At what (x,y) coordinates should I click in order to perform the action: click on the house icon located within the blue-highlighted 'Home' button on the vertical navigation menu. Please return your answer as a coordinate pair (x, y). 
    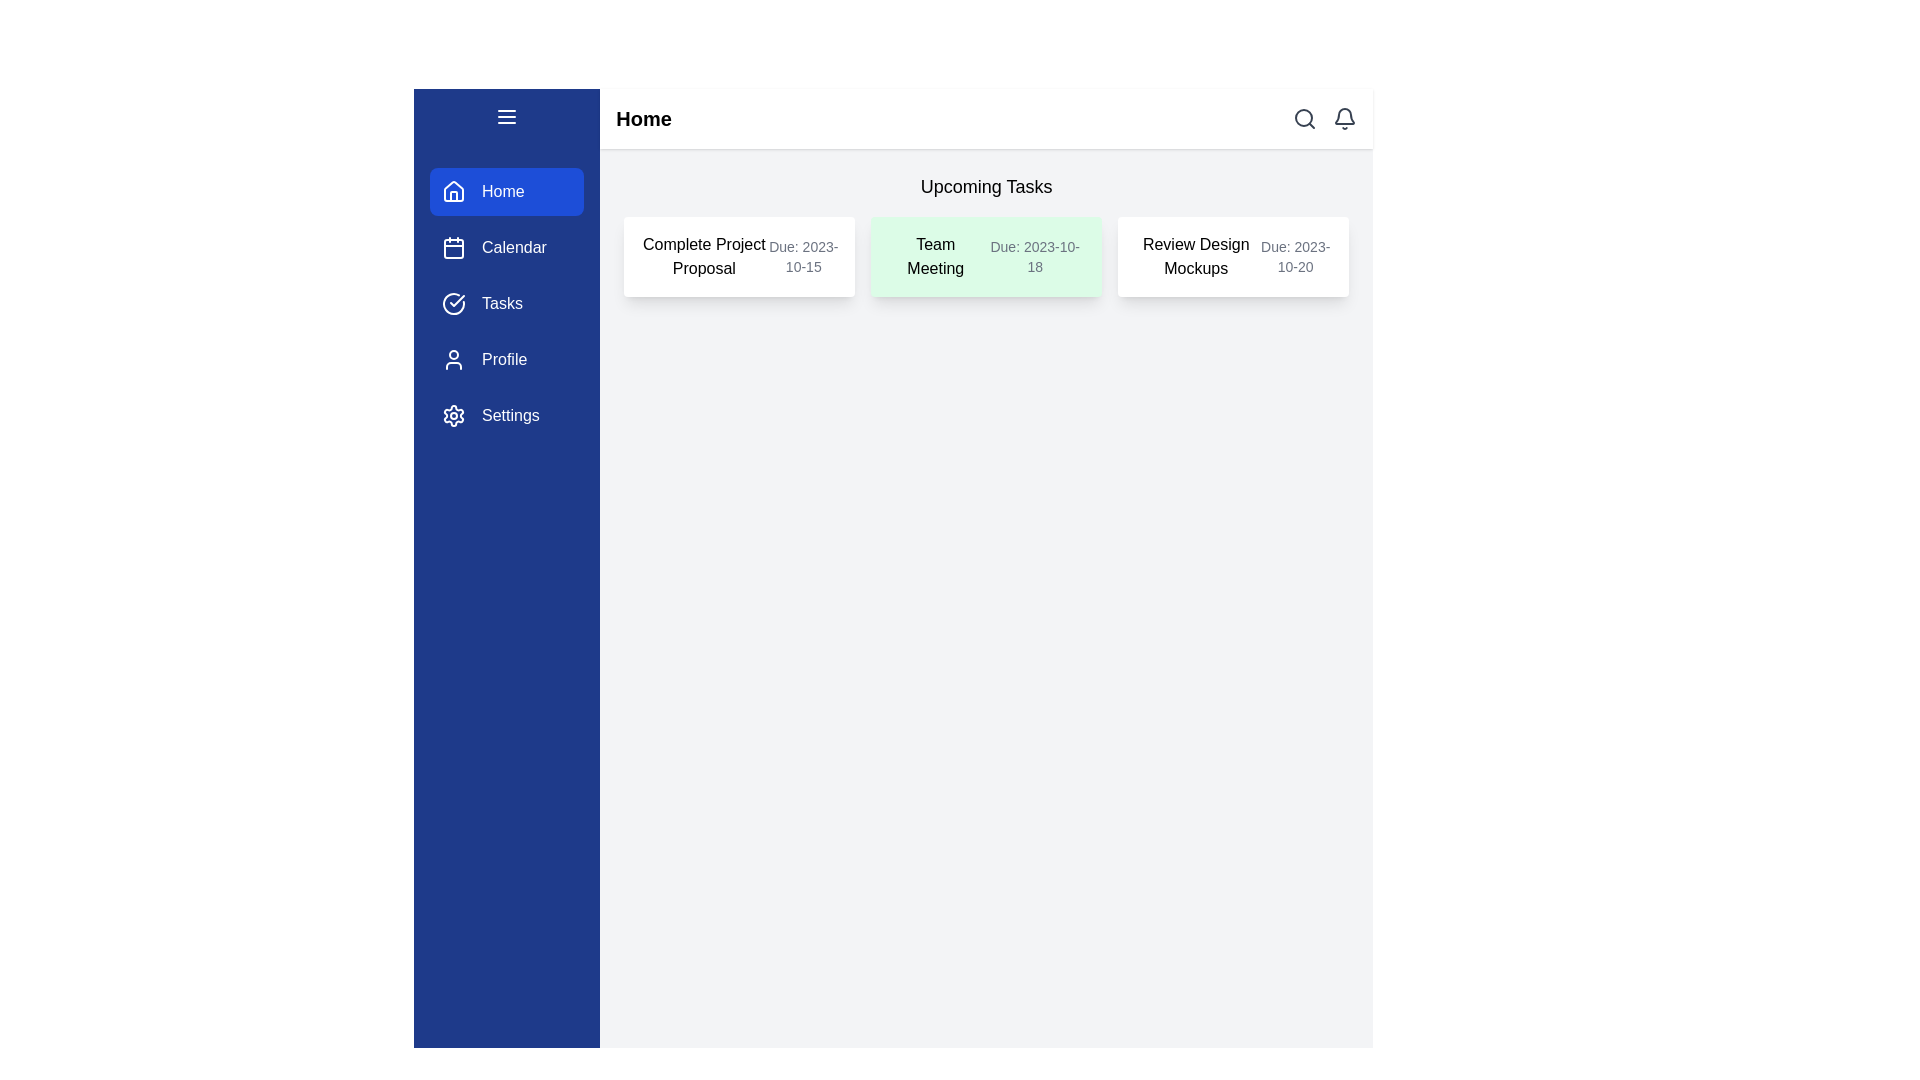
    Looking at the image, I should click on (453, 192).